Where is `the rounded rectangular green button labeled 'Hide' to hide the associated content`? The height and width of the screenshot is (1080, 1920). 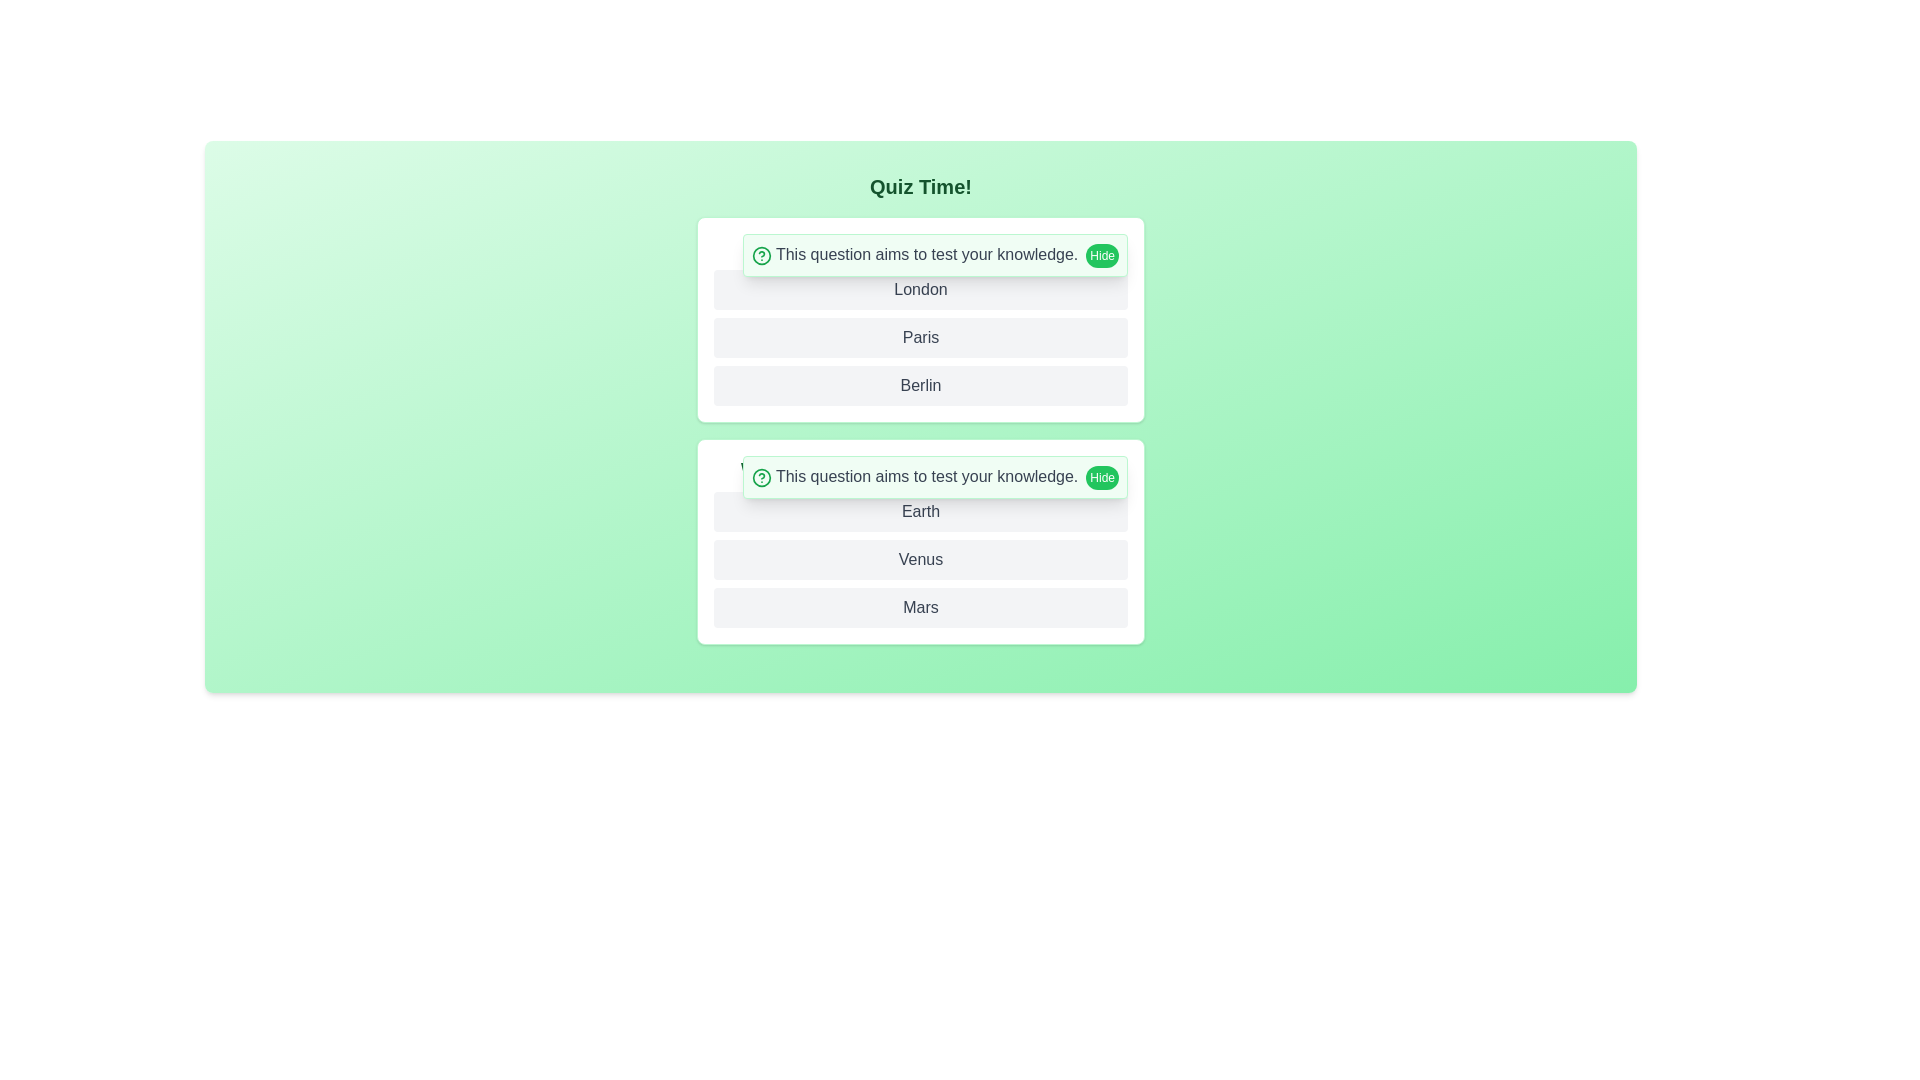 the rounded rectangular green button labeled 'Hide' to hide the associated content is located at coordinates (1101, 254).